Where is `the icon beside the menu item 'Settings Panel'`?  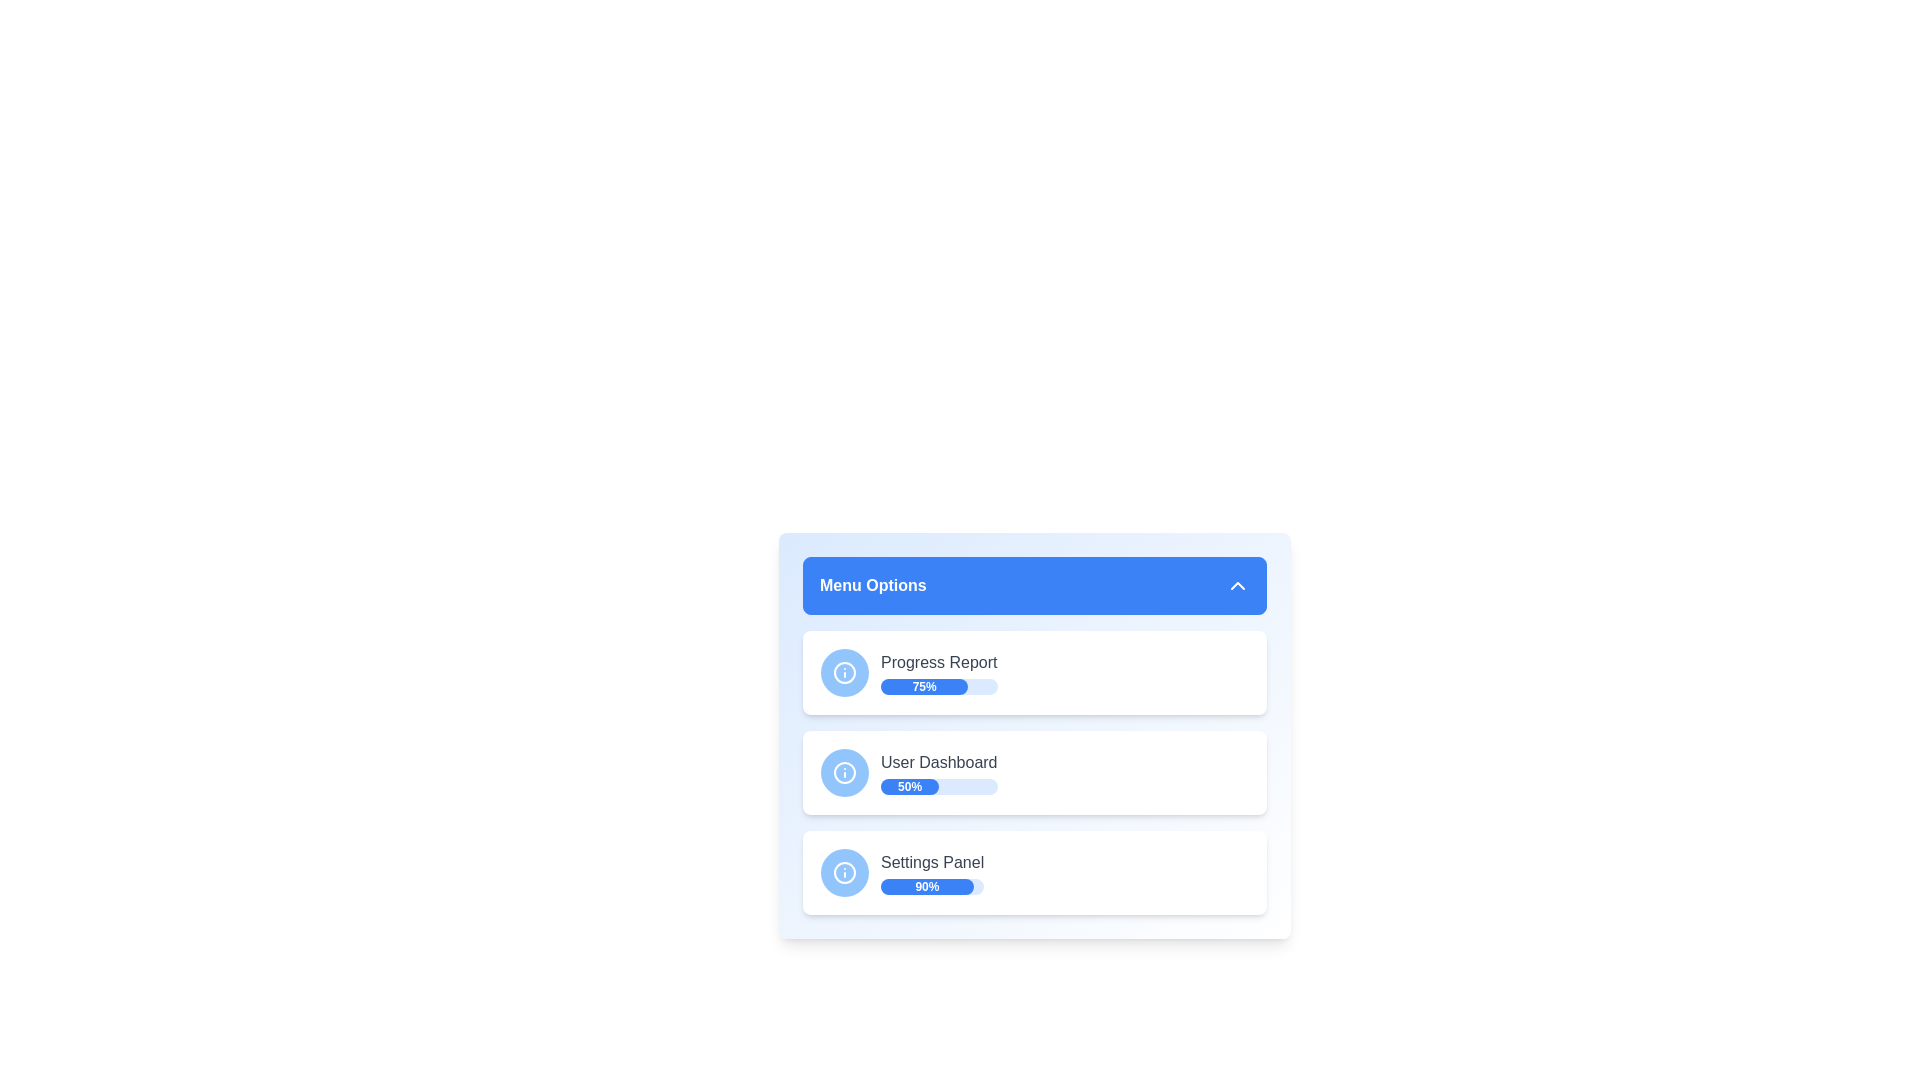 the icon beside the menu item 'Settings Panel' is located at coordinates (844, 871).